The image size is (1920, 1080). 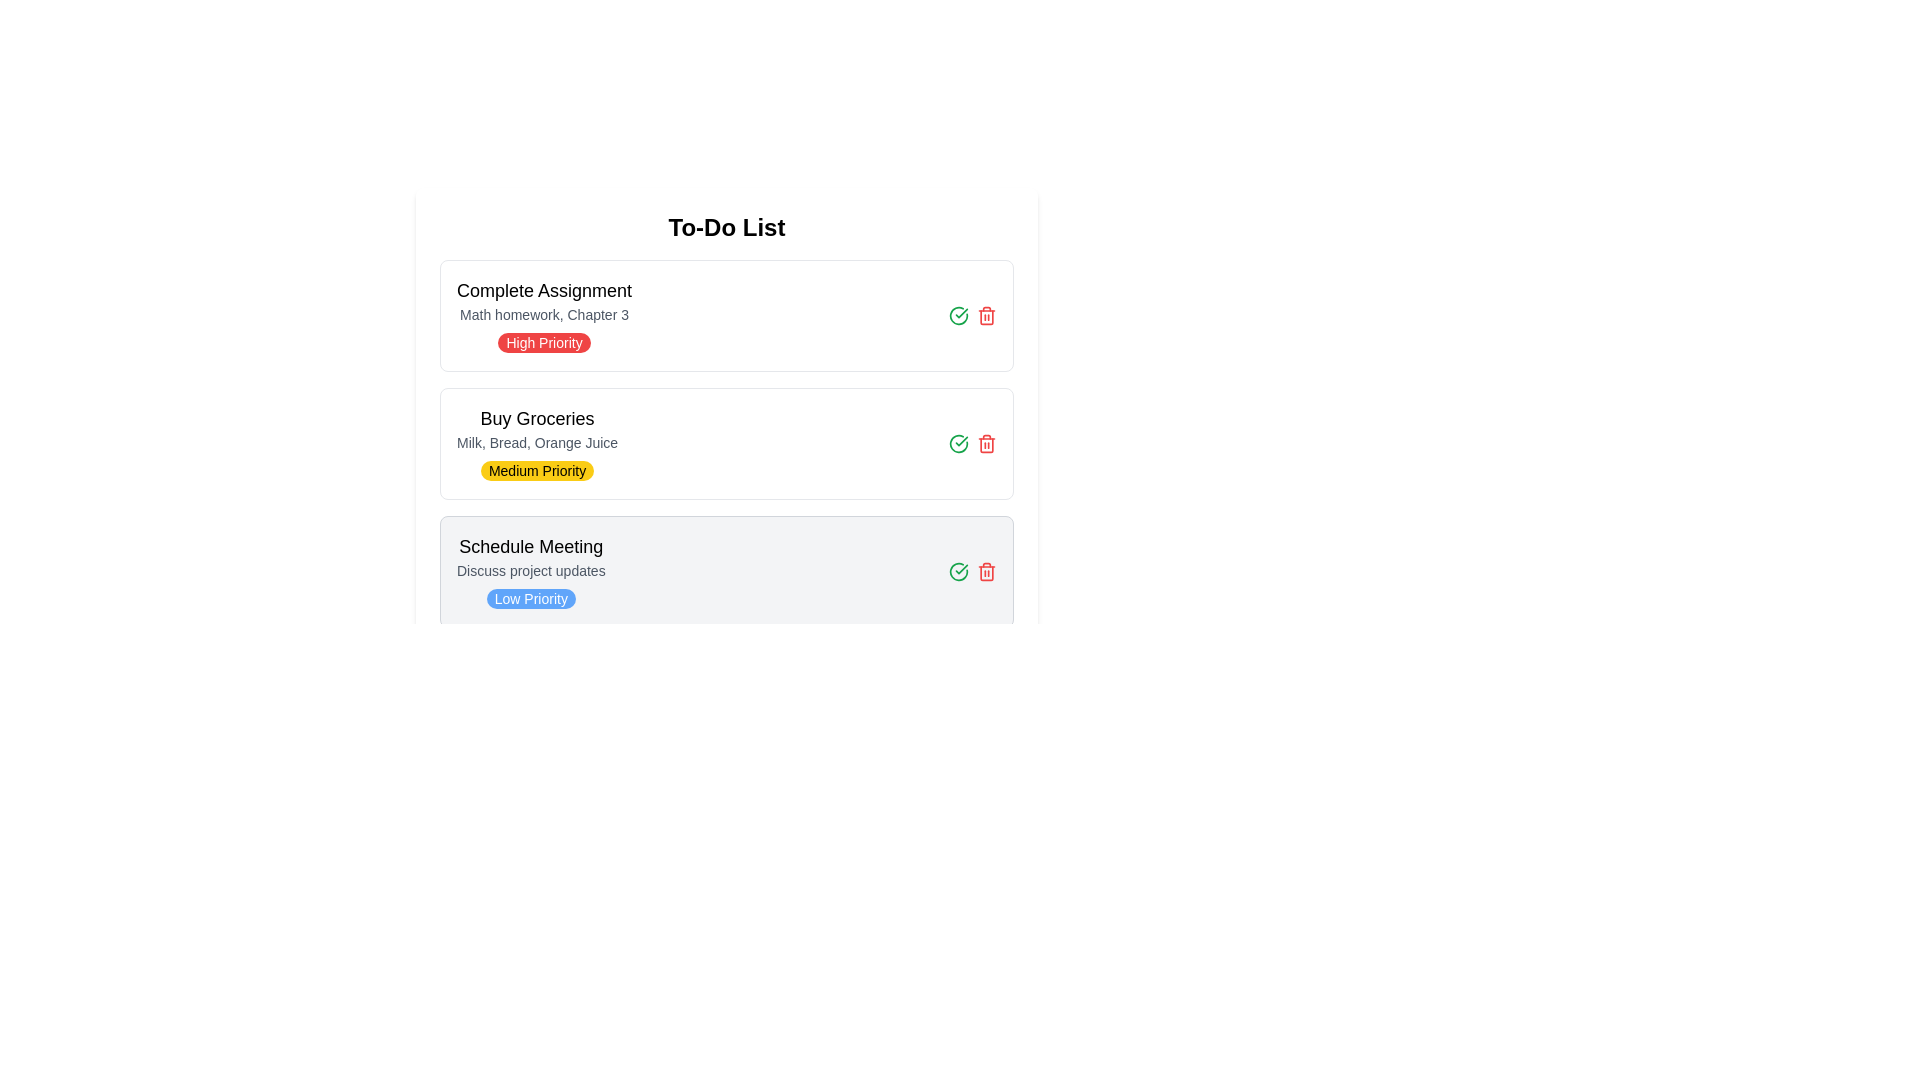 I want to click on the trash can icon representing the delete function located on the right side of the 'Complete Assignment' task in the task list interface, so click(x=987, y=315).